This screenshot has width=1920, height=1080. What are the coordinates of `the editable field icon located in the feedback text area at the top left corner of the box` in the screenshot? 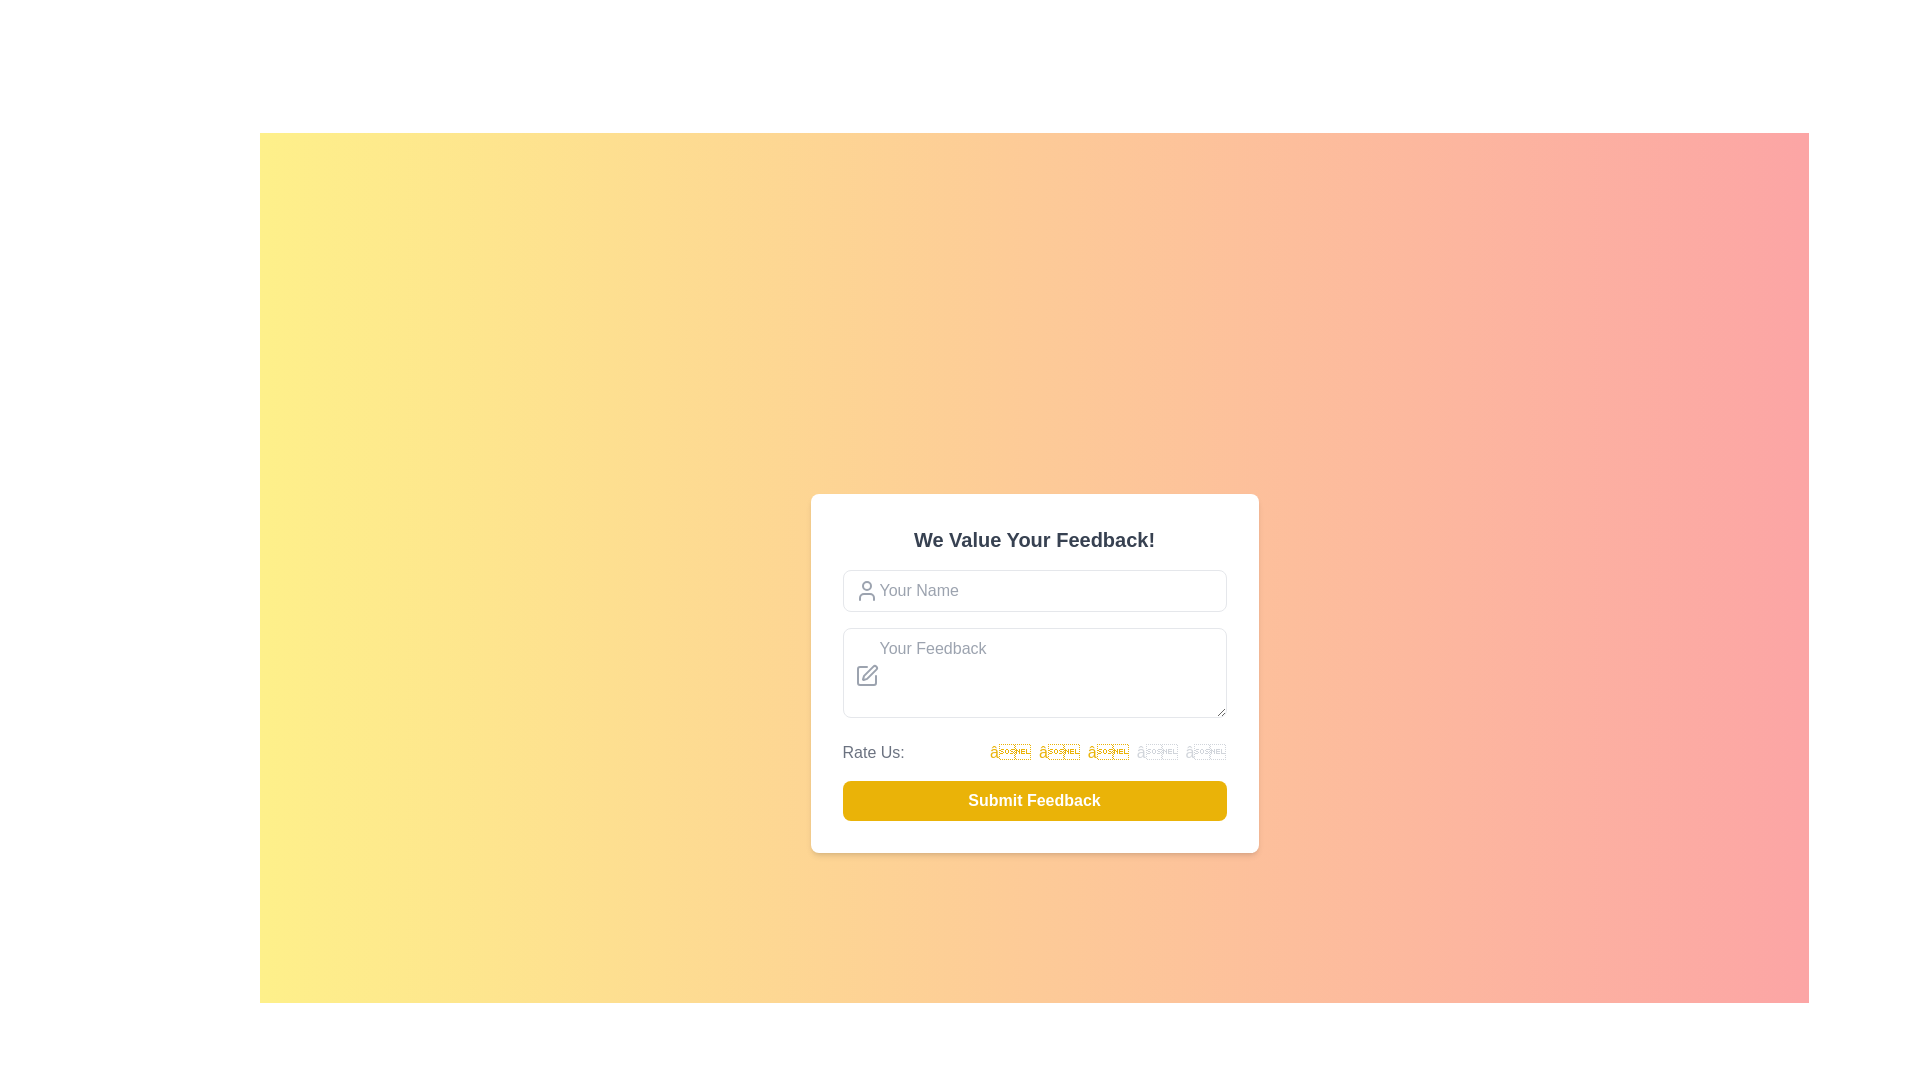 It's located at (869, 672).